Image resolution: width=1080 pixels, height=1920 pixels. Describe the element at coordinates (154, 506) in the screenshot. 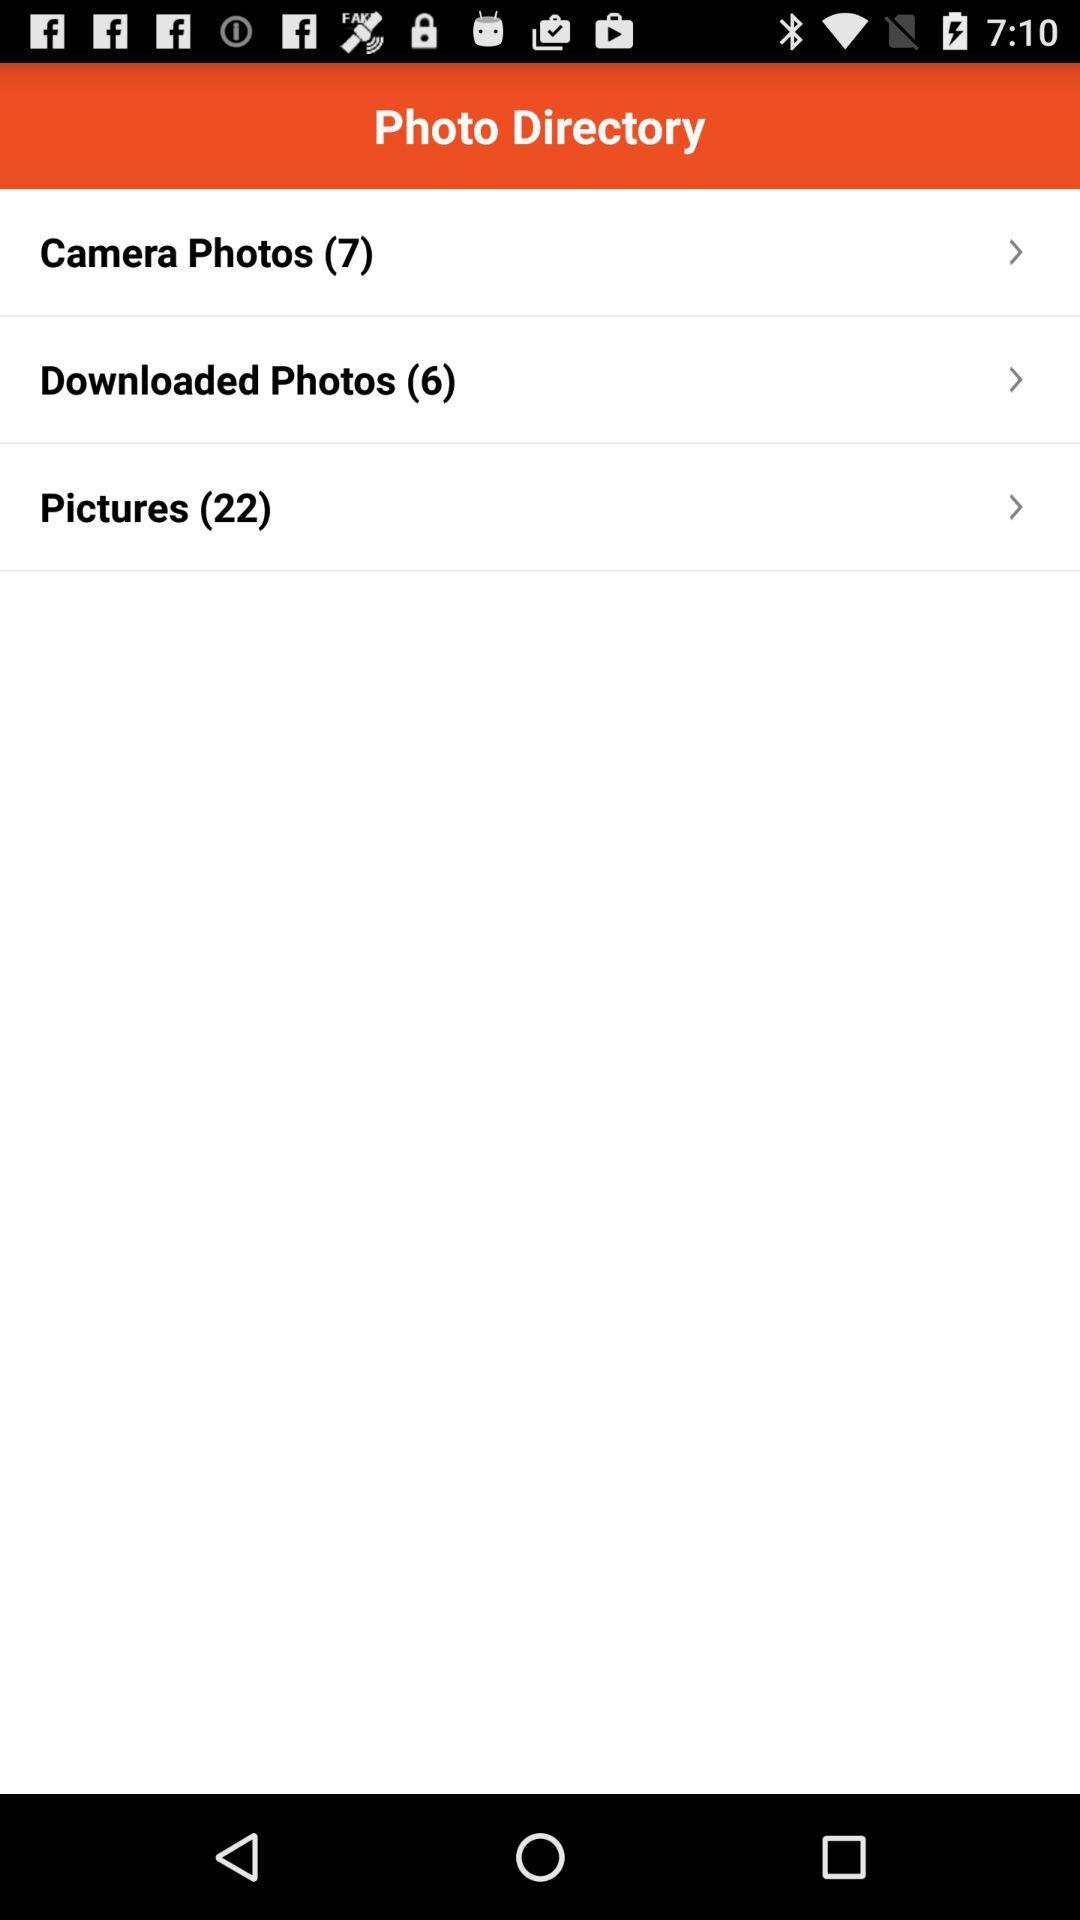

I see `the pictures (22) app` at that location.